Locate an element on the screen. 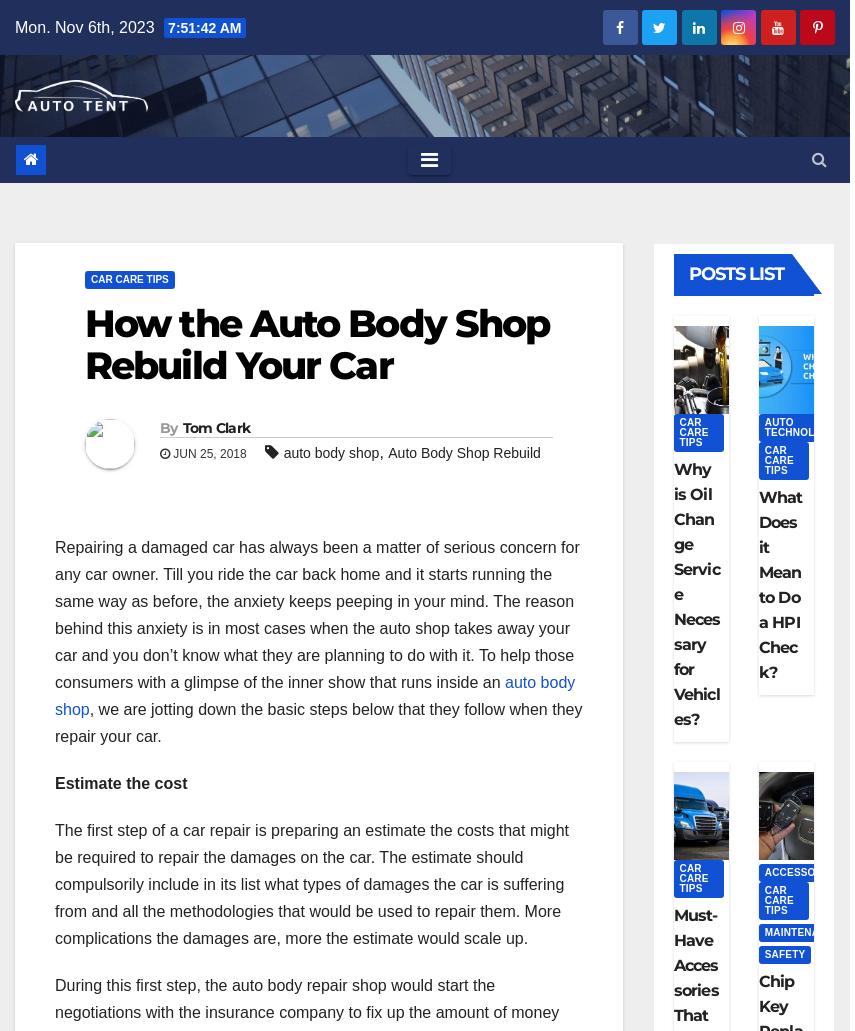 Image resolution: width=855 pixels, height=1031 pixels. 'SAFETY' is located at coordinates (783, 953).